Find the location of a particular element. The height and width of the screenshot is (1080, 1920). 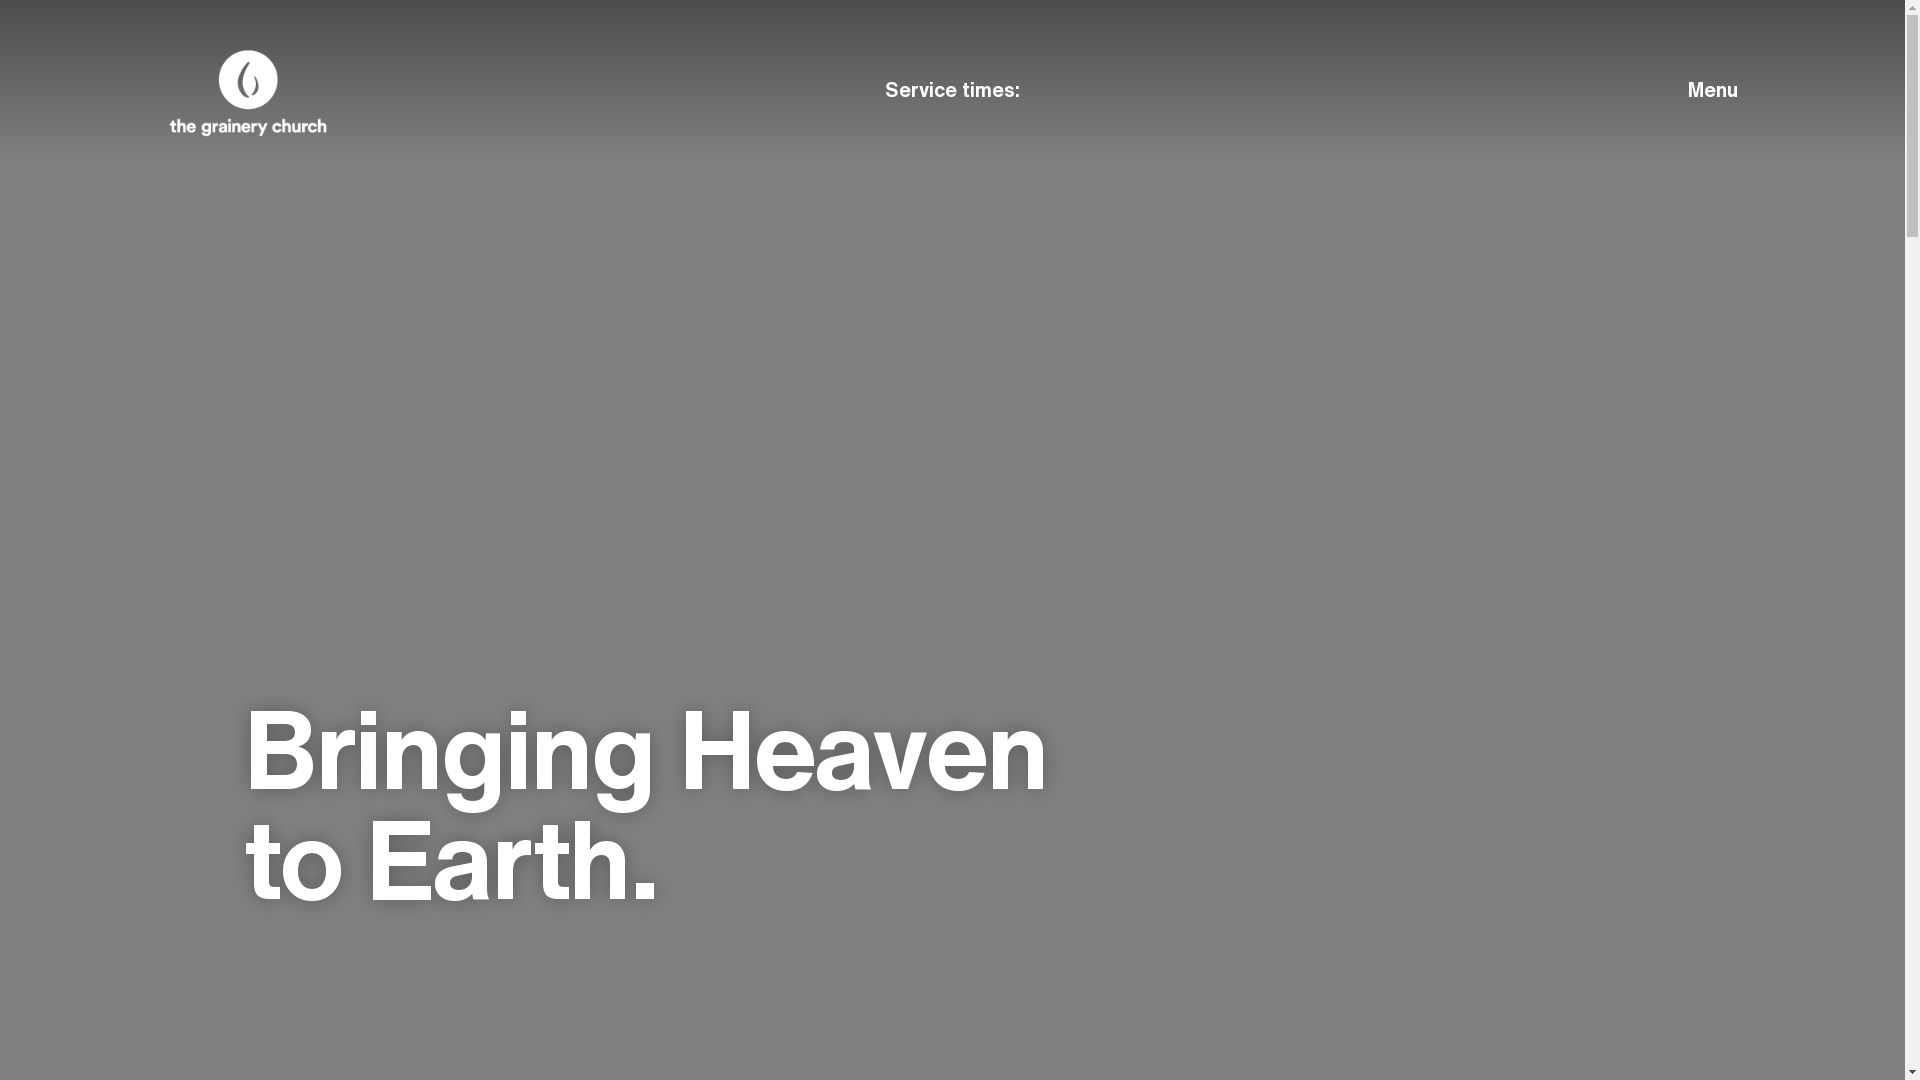

'Menu' is located at coordinates (1621, 88).